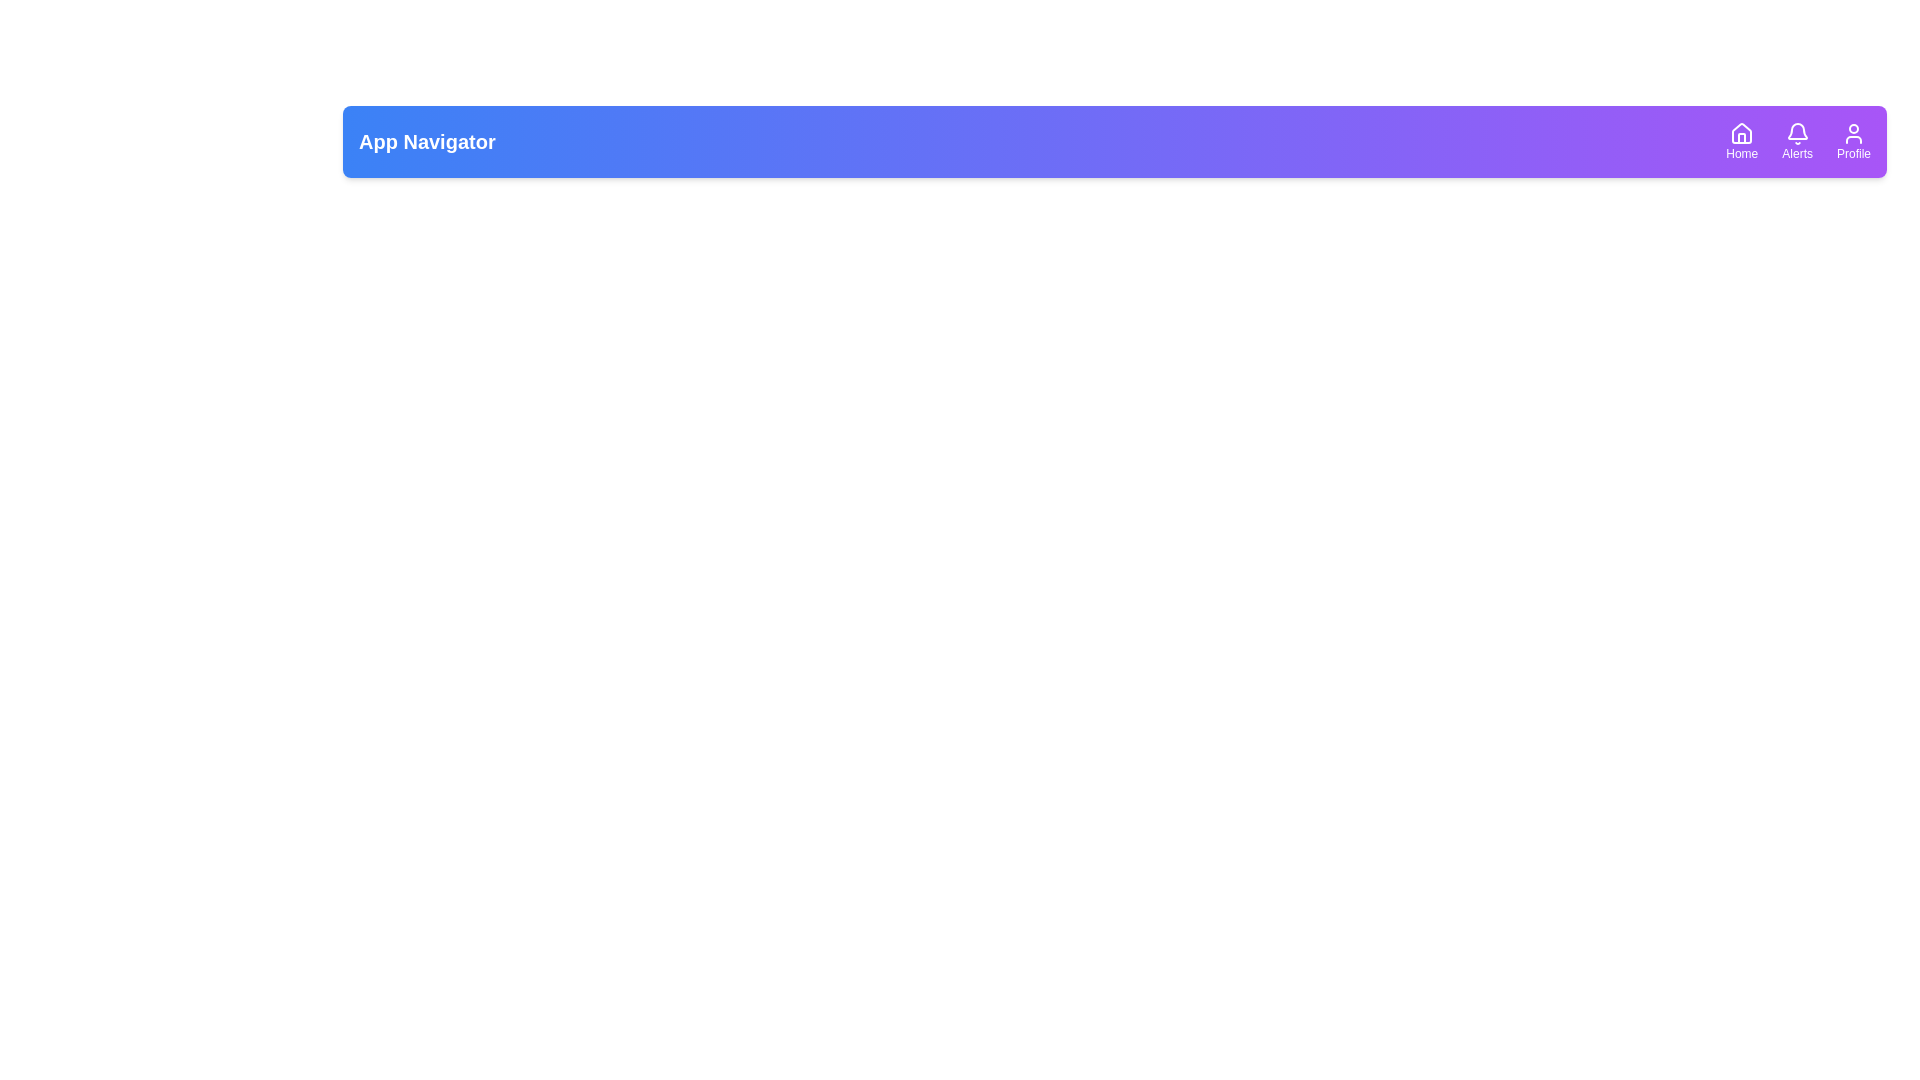 Image resolution: width=1920 pixels, height=1080 pixels. What do you see at coordinates (1741, 134) in the screenshot?
I see `the 'Home' icon located in the top-right section of the navigation bar, which visually represents the 'Home' button` at bounding box center [1741, 134].